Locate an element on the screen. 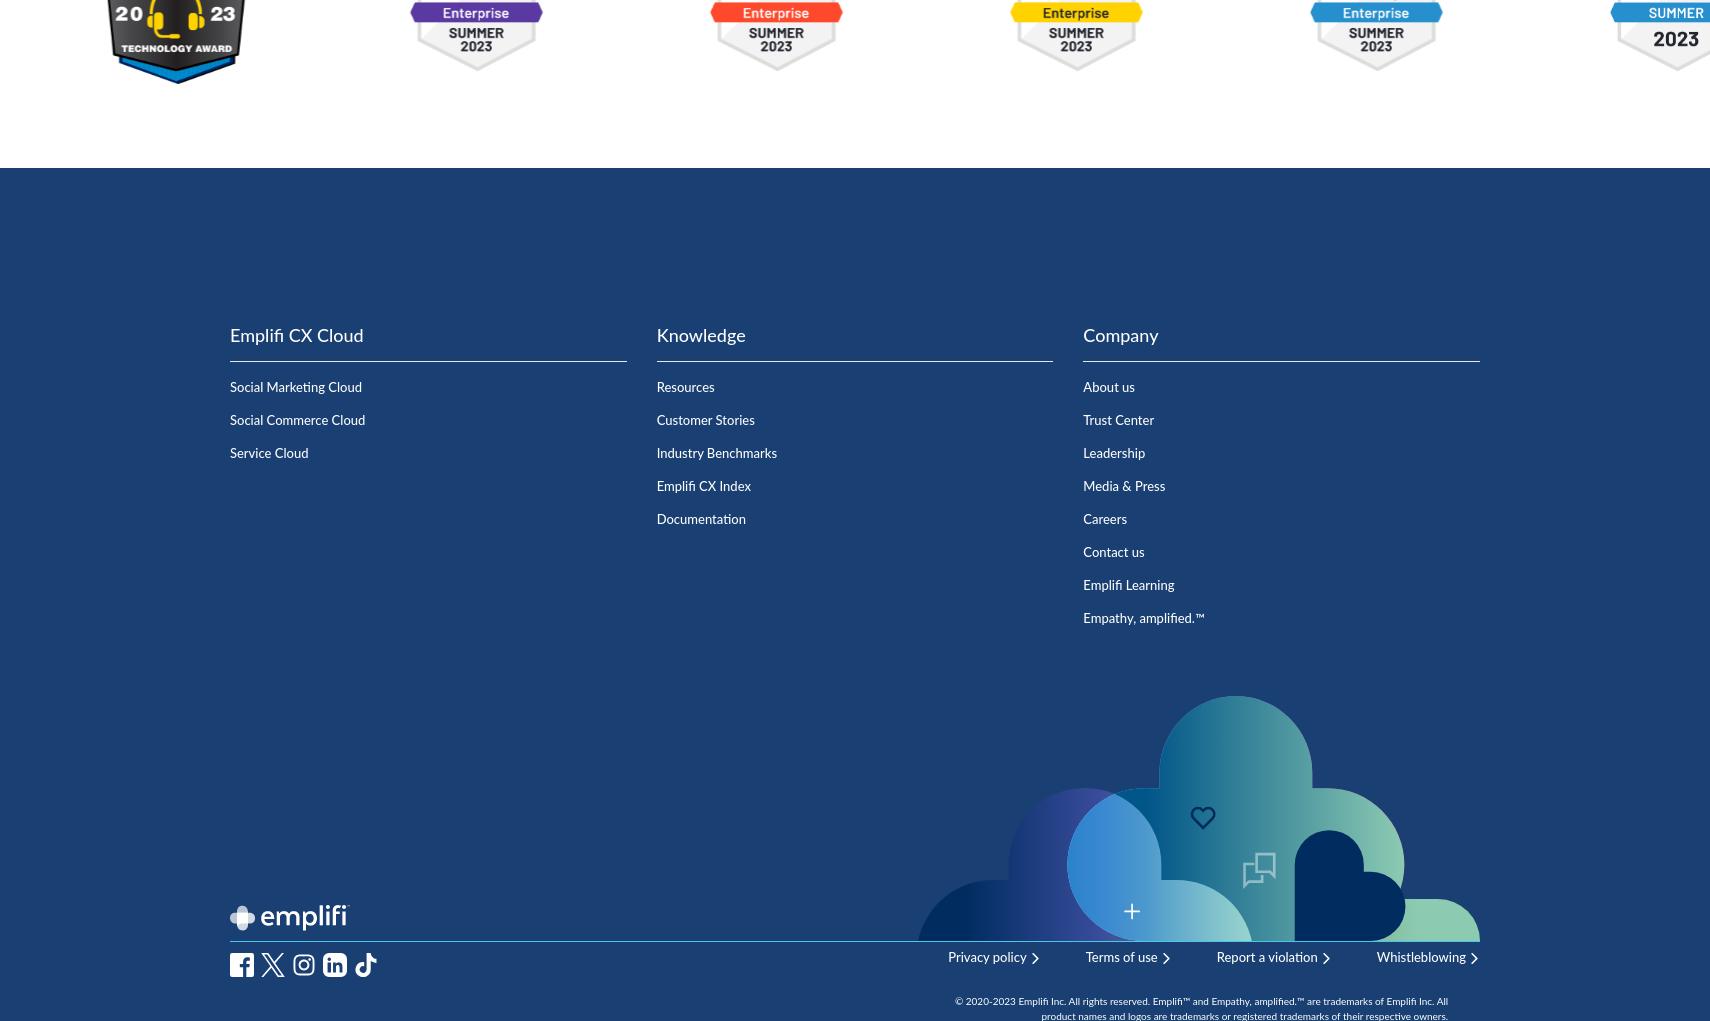  'Leadership' is located at coordinates (1081, 453).